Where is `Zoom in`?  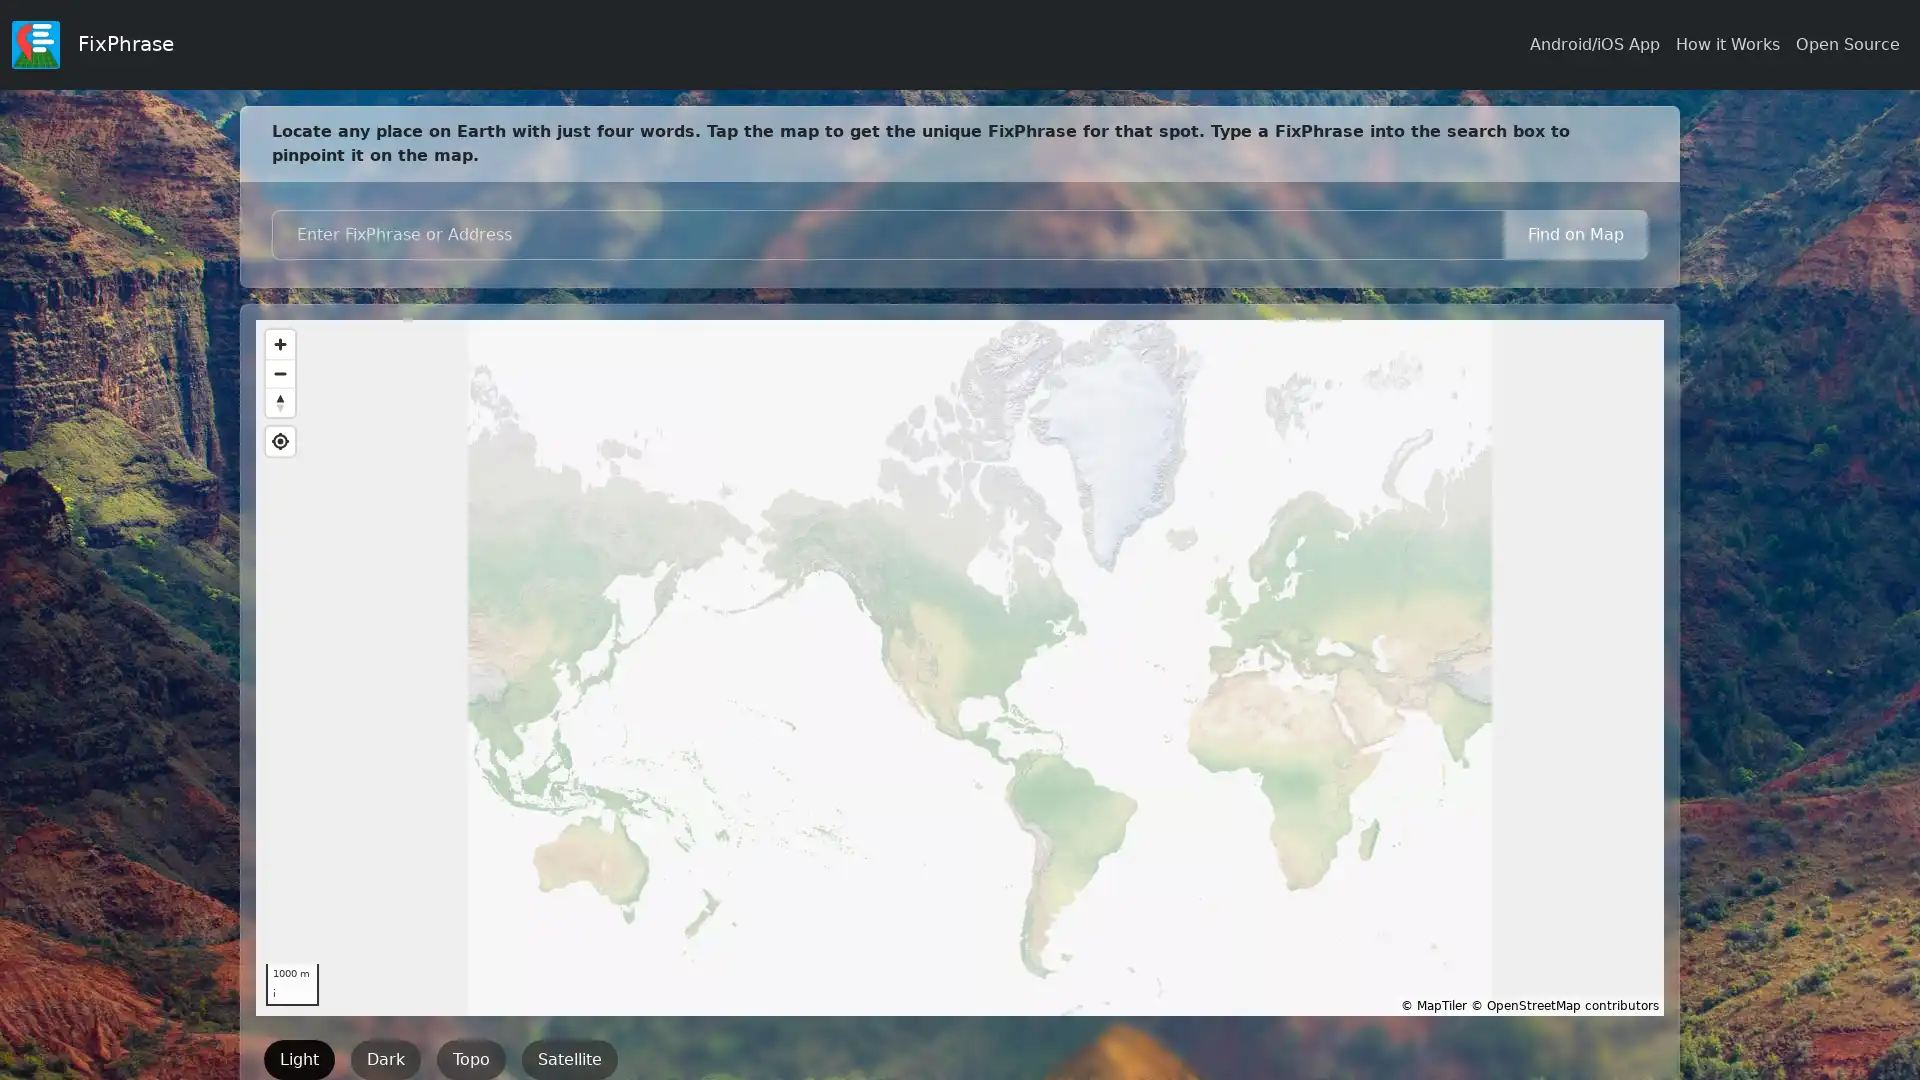 Zoom in is located at coordinates (279, 343).